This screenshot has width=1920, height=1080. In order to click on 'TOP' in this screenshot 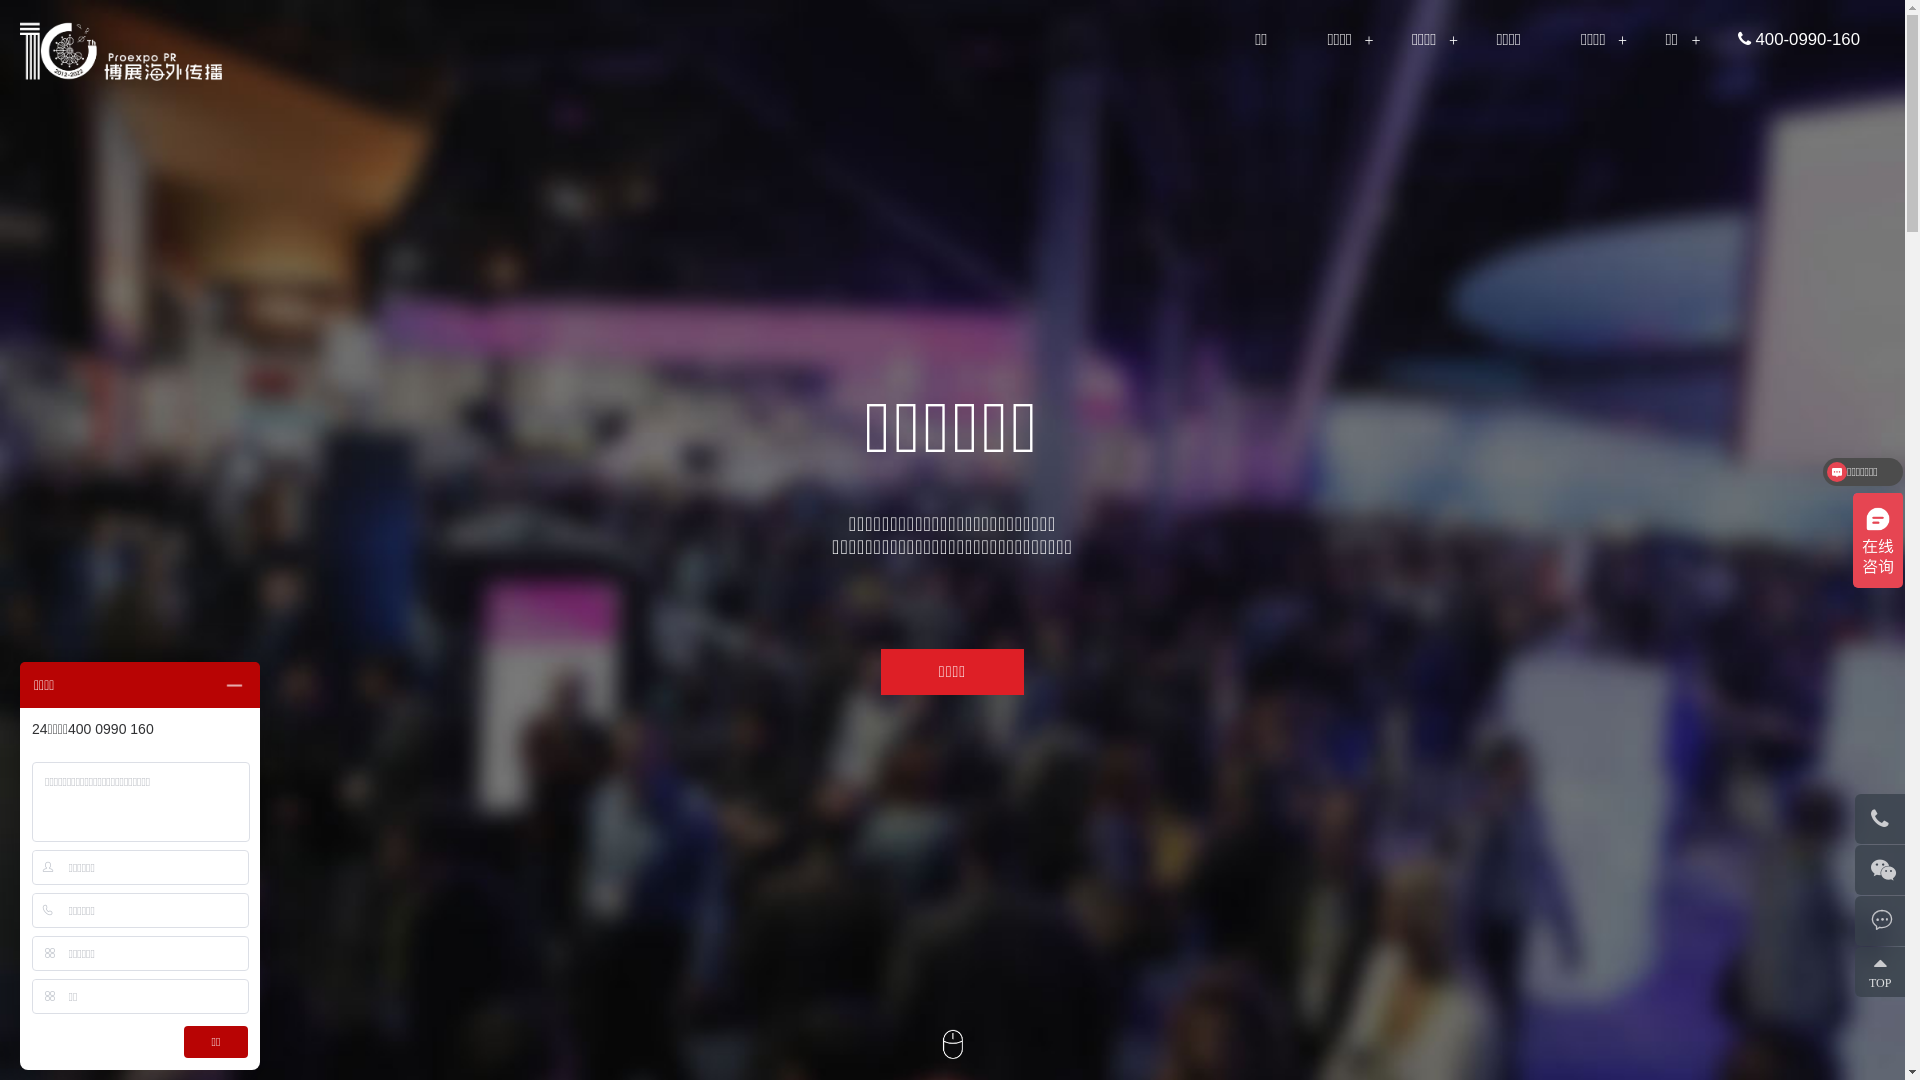, I will do `click(1853, 971)`.